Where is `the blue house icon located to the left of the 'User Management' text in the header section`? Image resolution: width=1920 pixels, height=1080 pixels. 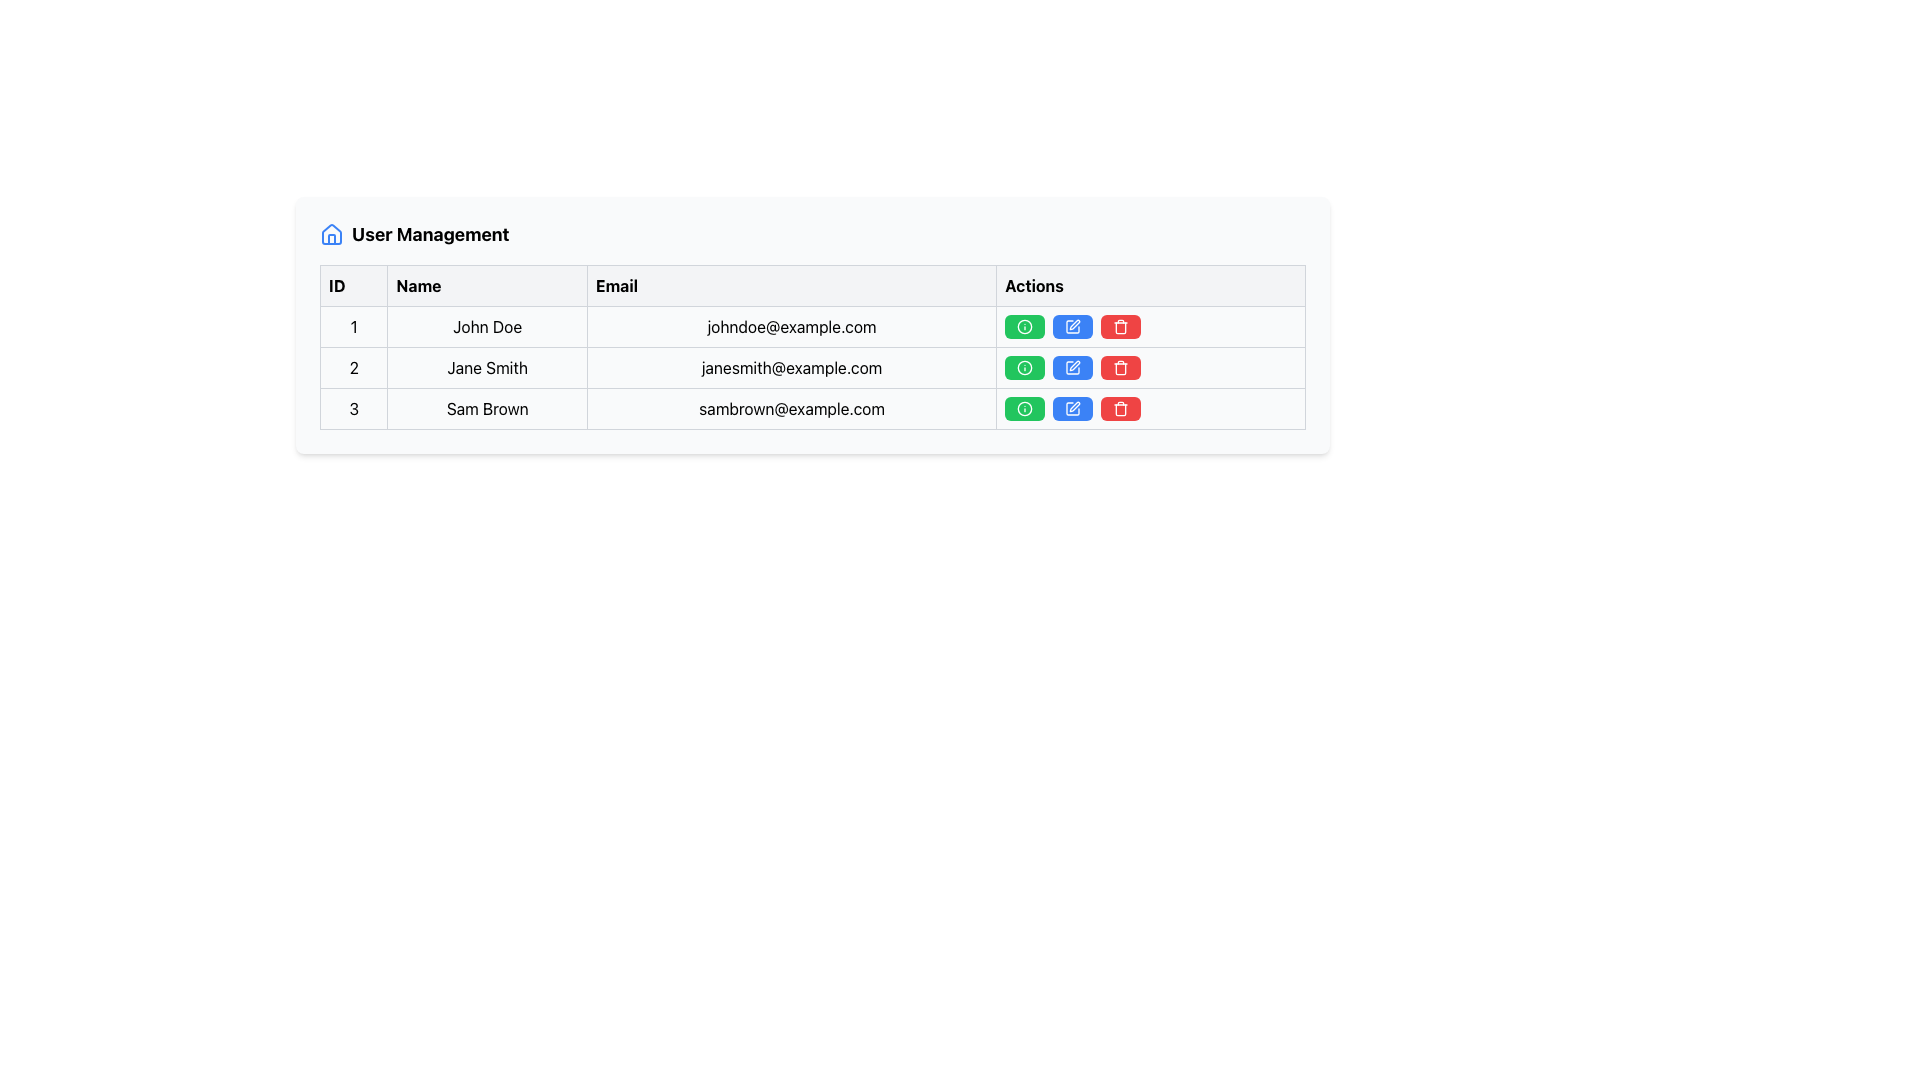 the blue house icon located to the left of the 'User Management' text in the header section is located at coordinates (331, 234).